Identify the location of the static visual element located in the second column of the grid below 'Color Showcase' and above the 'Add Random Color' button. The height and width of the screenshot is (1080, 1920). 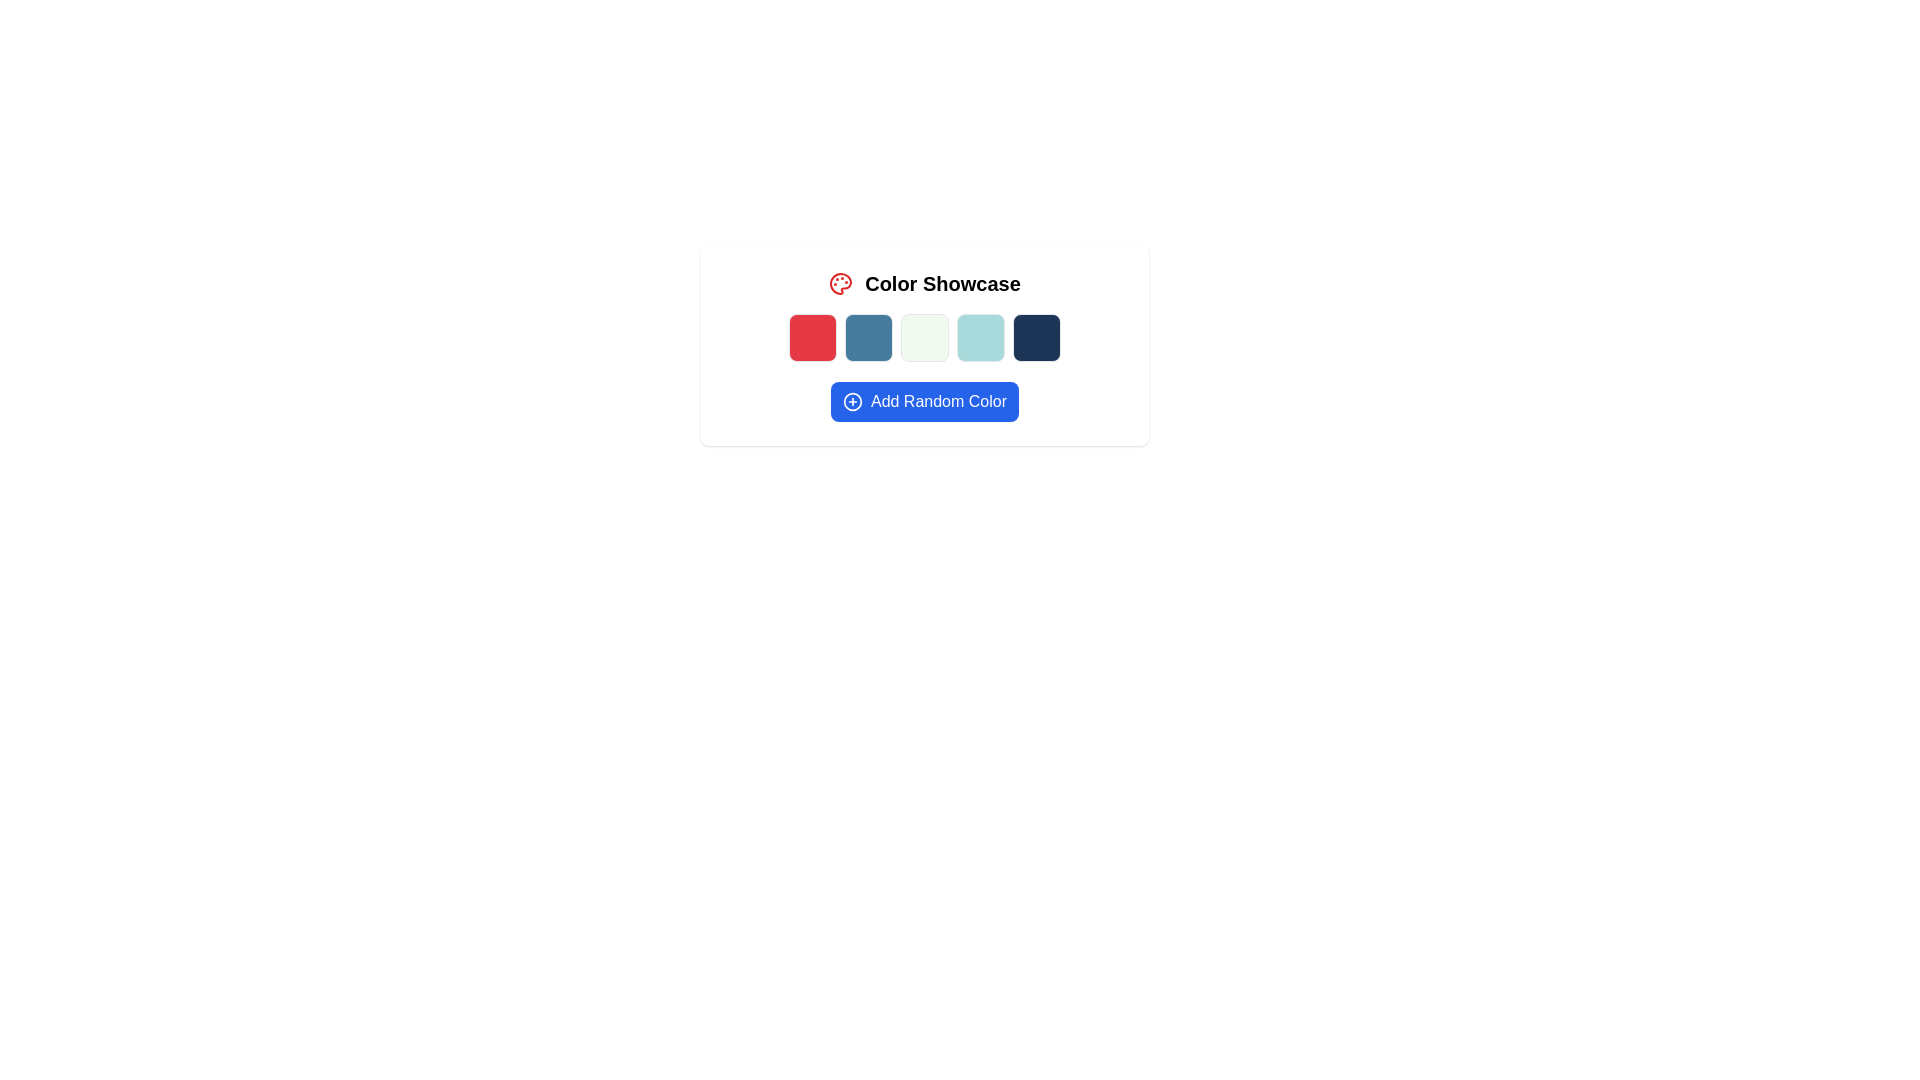
(868, 337).